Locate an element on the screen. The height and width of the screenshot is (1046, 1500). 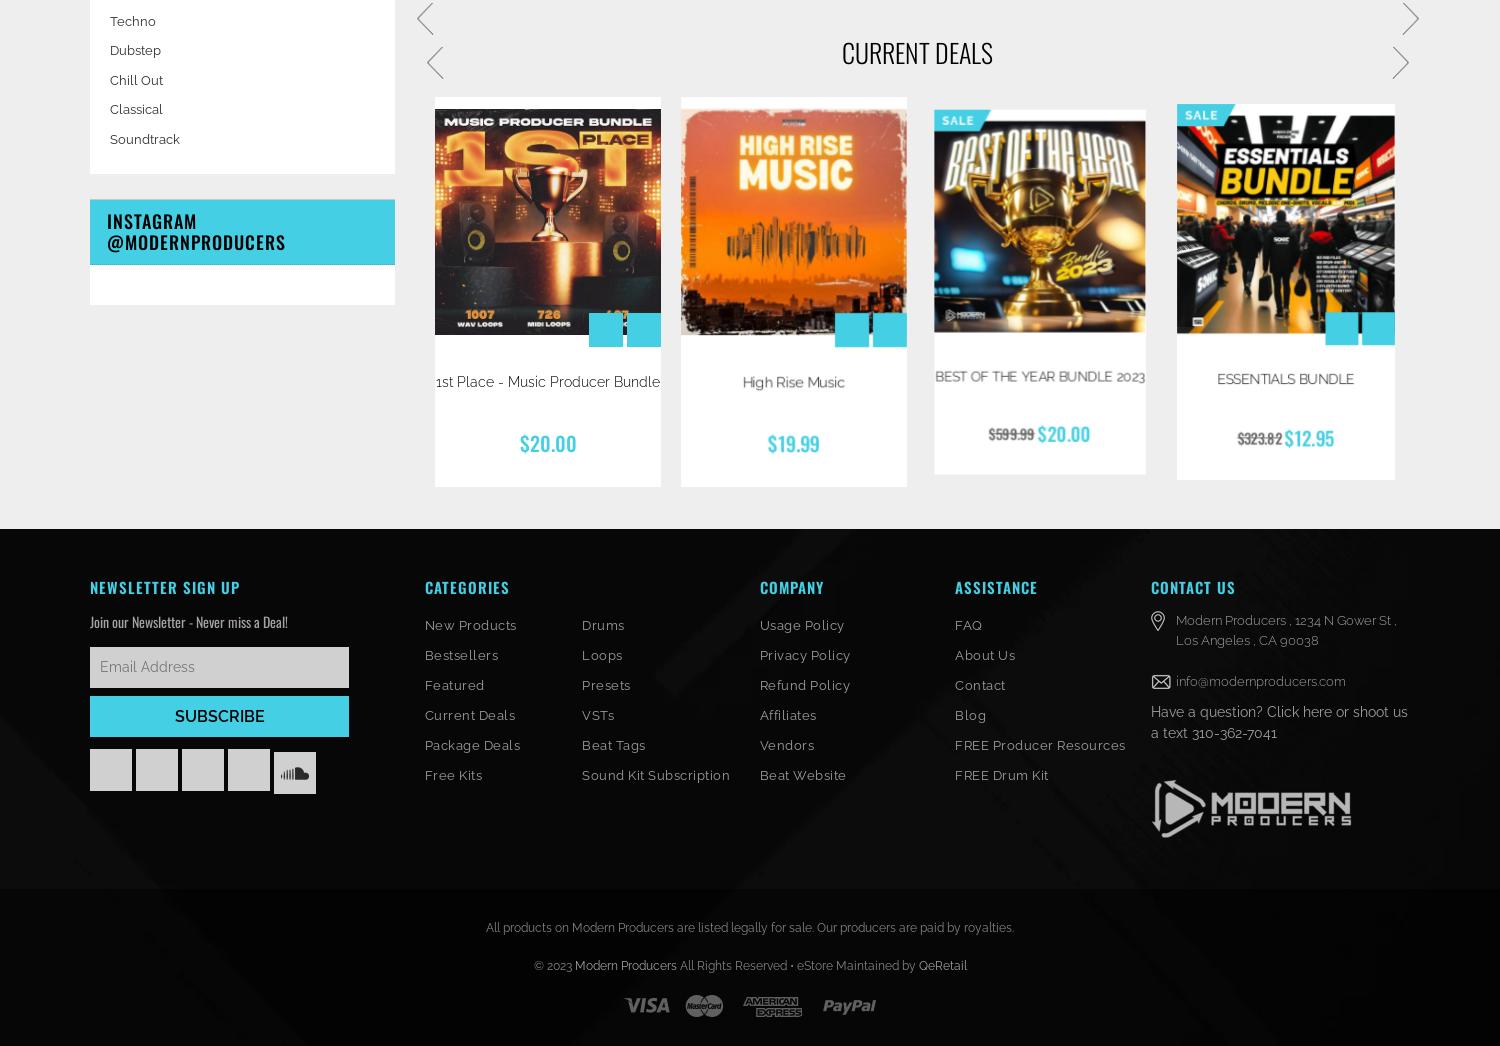
'CA 90038' is located at coordinates (1288, 638).